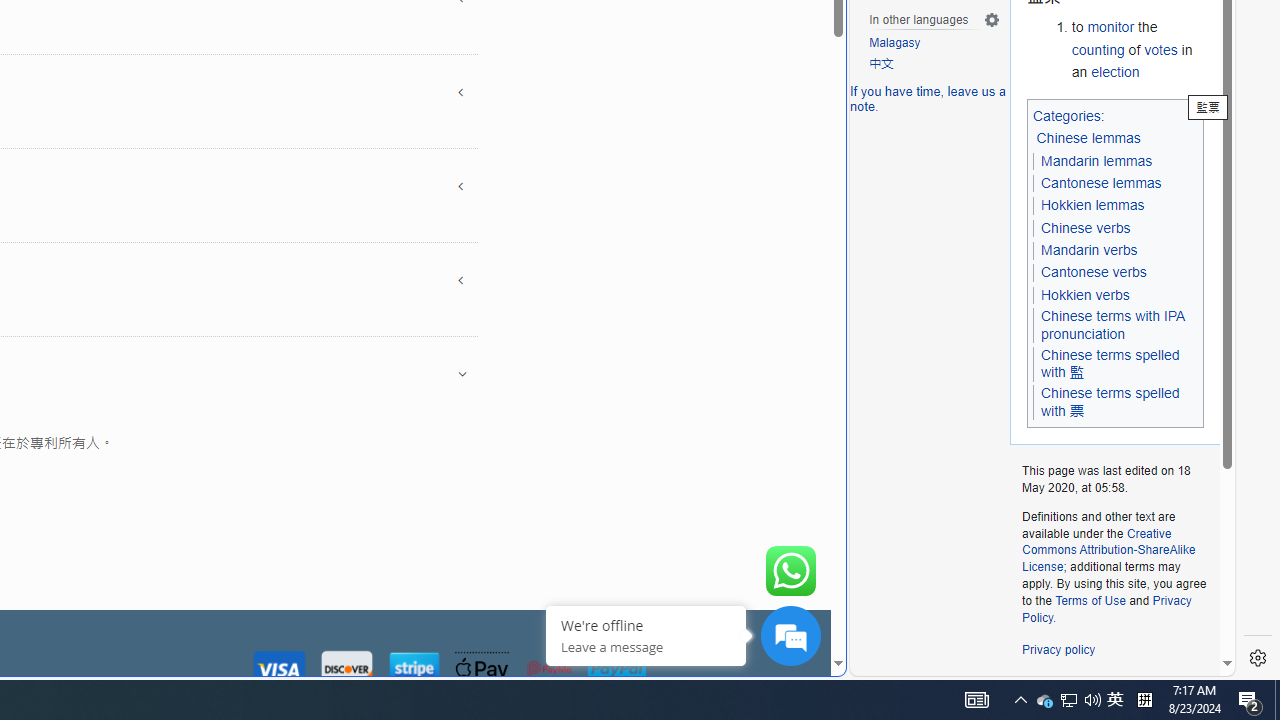 The height and width of the screenshot is (720, 1280). I want to click on 'Hokkien lemmas', so click(1091, 206).